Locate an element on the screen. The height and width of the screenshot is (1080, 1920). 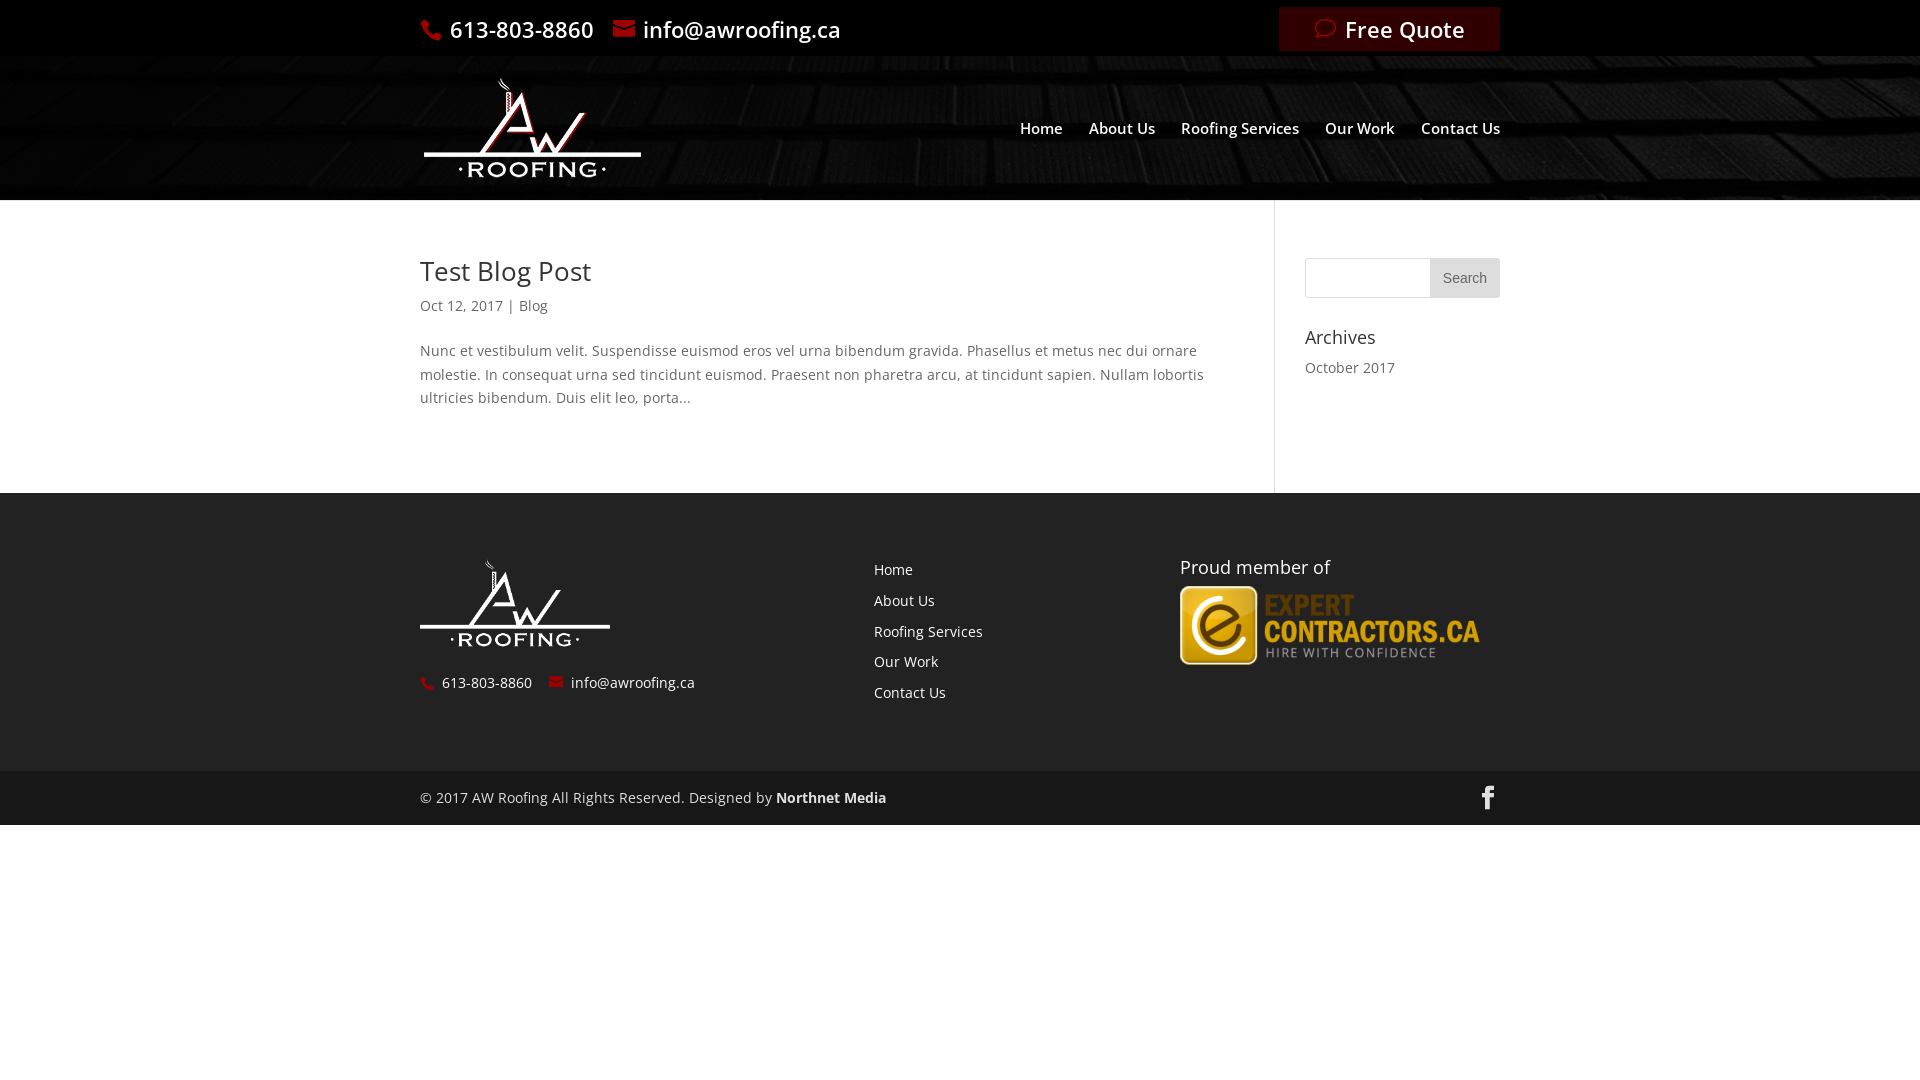
'Search' is located at coordinates (1464, 277).